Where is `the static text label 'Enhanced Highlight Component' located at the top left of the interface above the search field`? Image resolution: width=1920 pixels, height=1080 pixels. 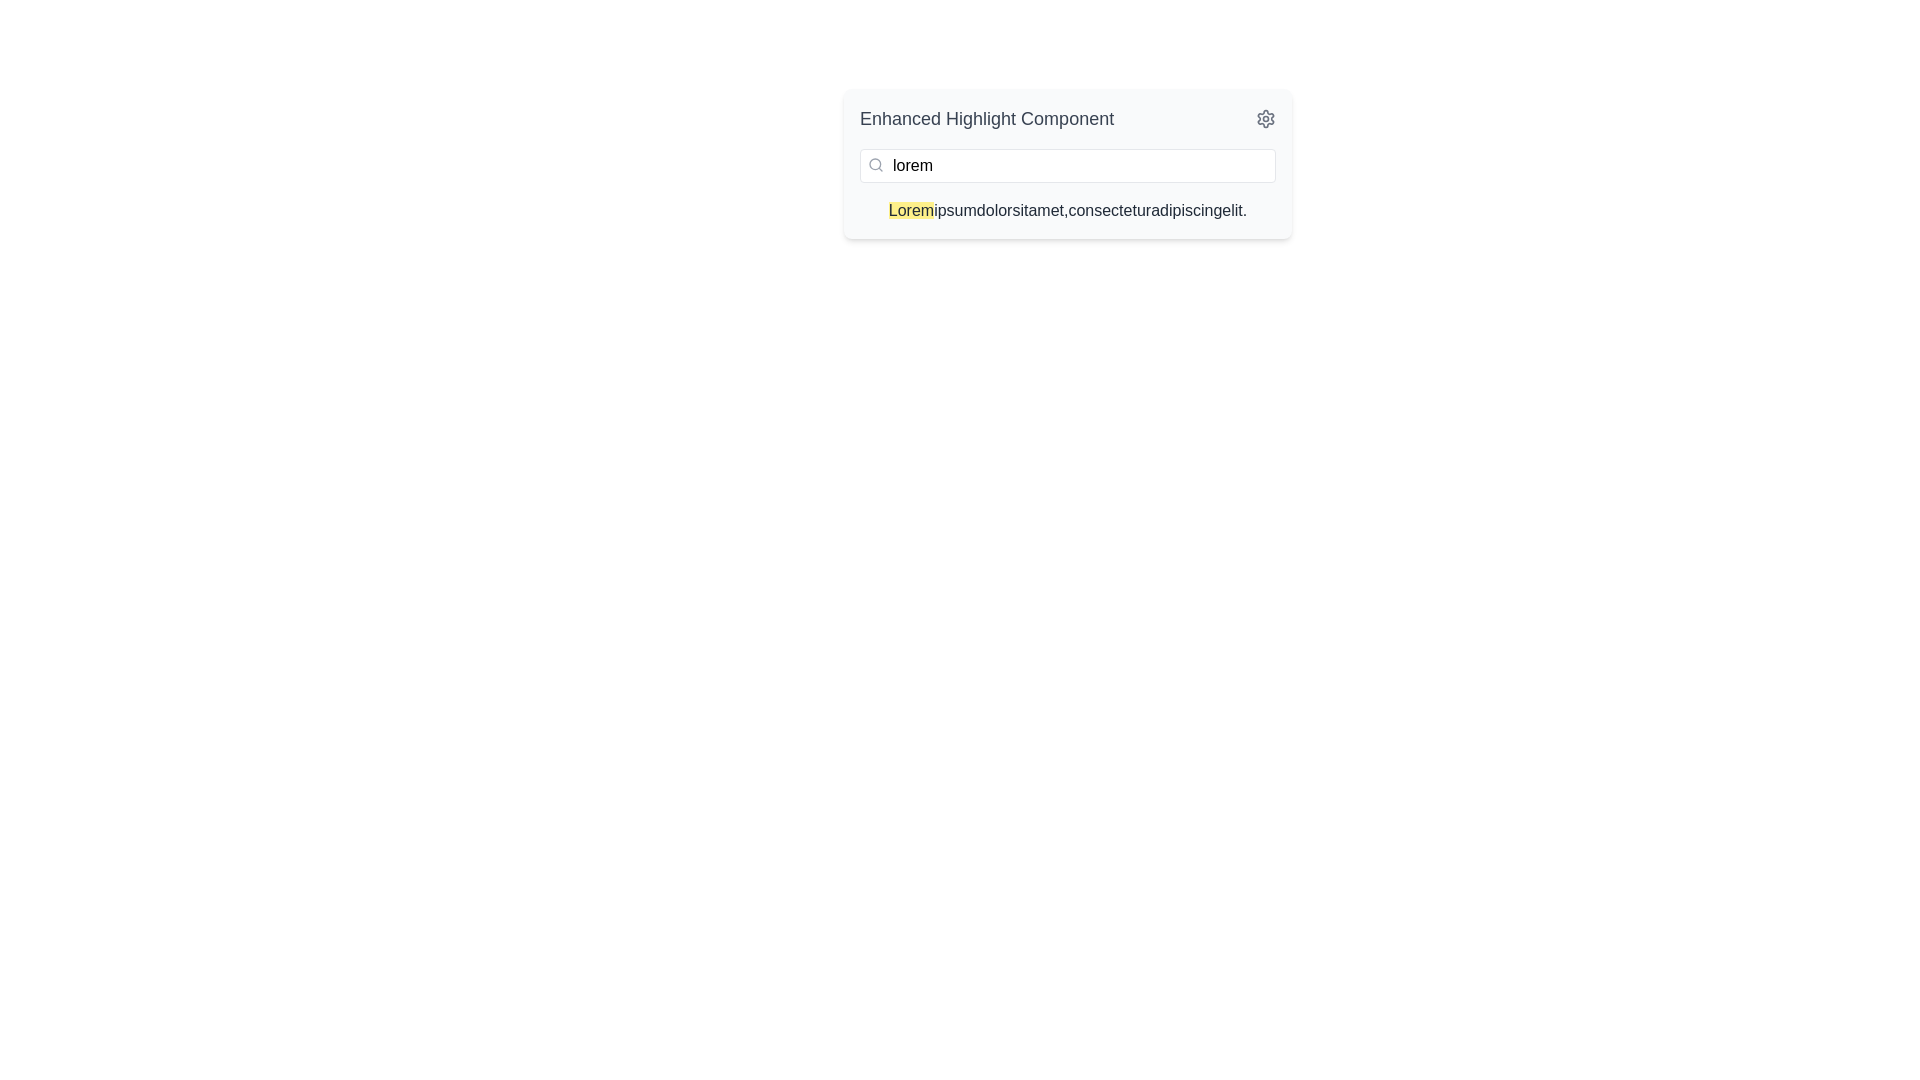 the static text label 'Enhanced Highlight Component' located at the top left of the interface above the search field is located at coordinates (987, 119).